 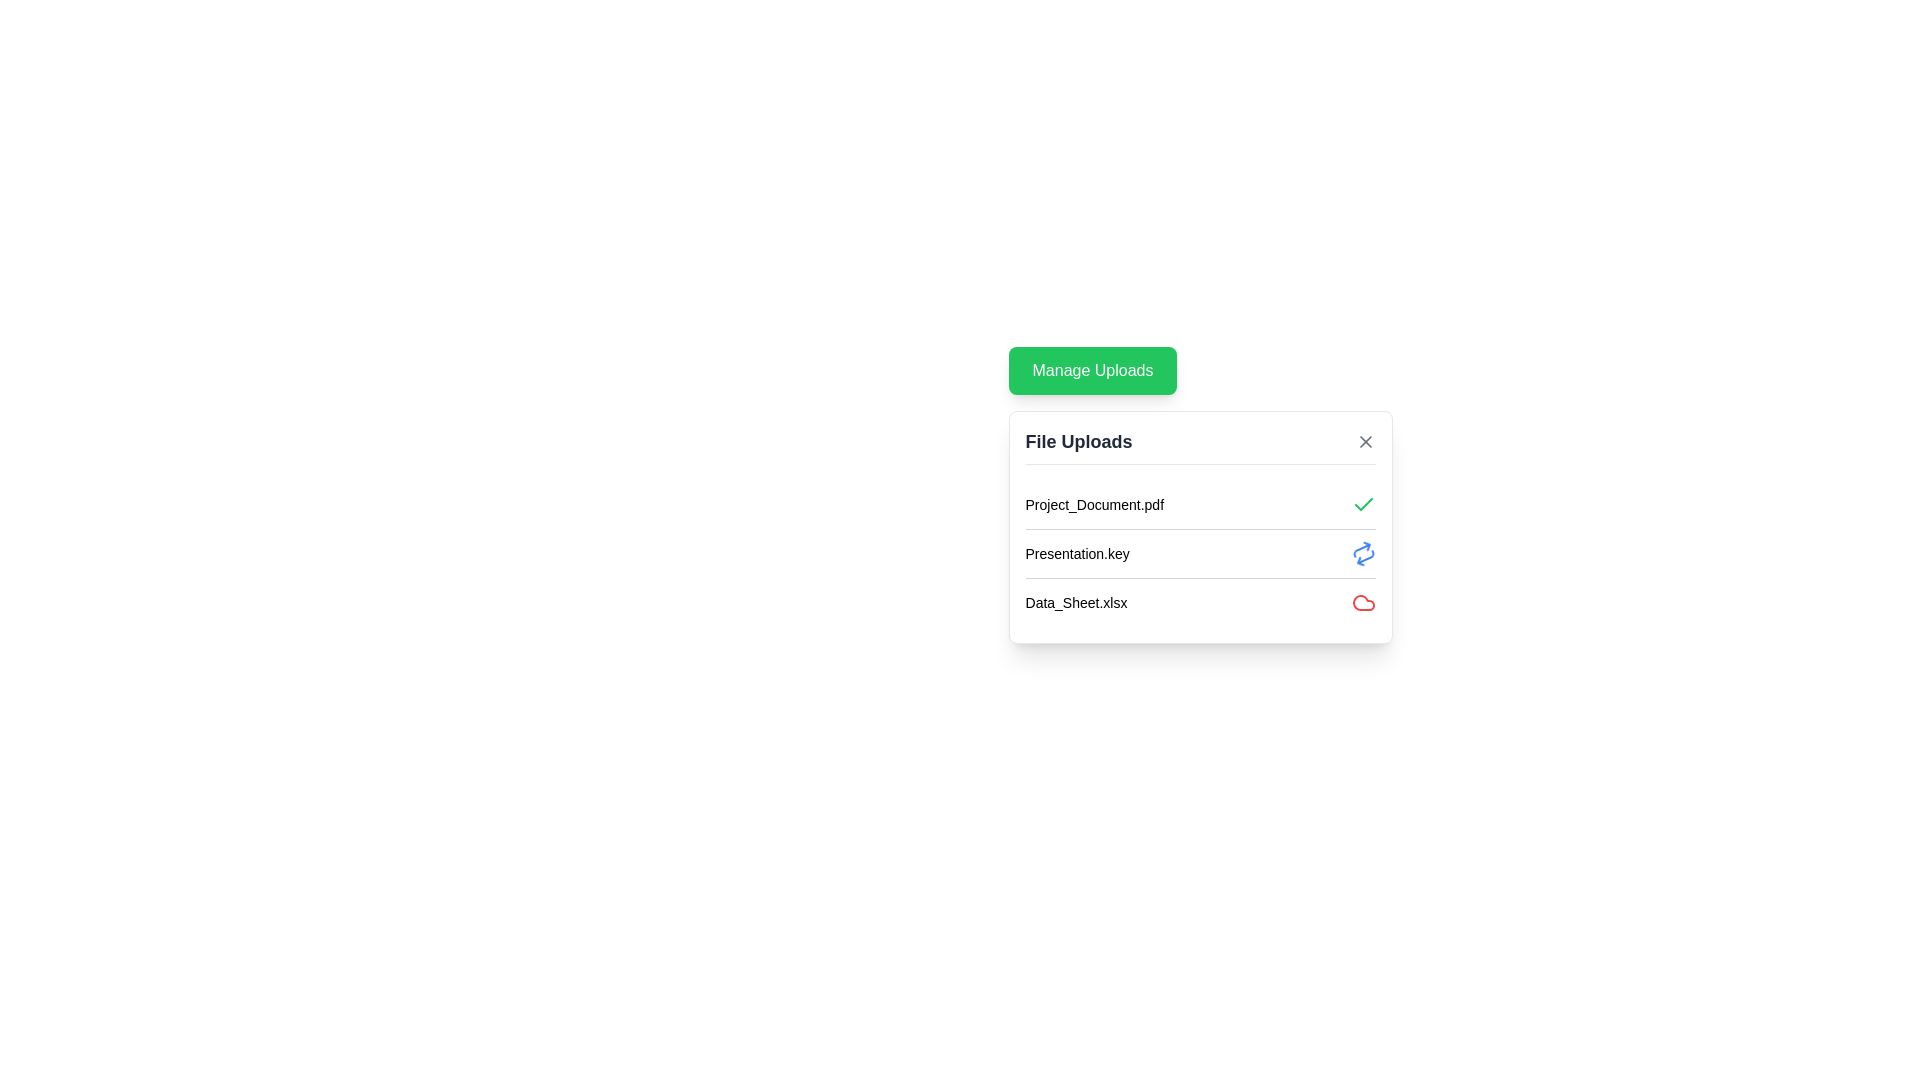 I want to click on the circular blue arrow icon indicating a loading or retry action, located next to the file name 'Presentation.key' in the upload status panel, so click(x=1362, y=554).